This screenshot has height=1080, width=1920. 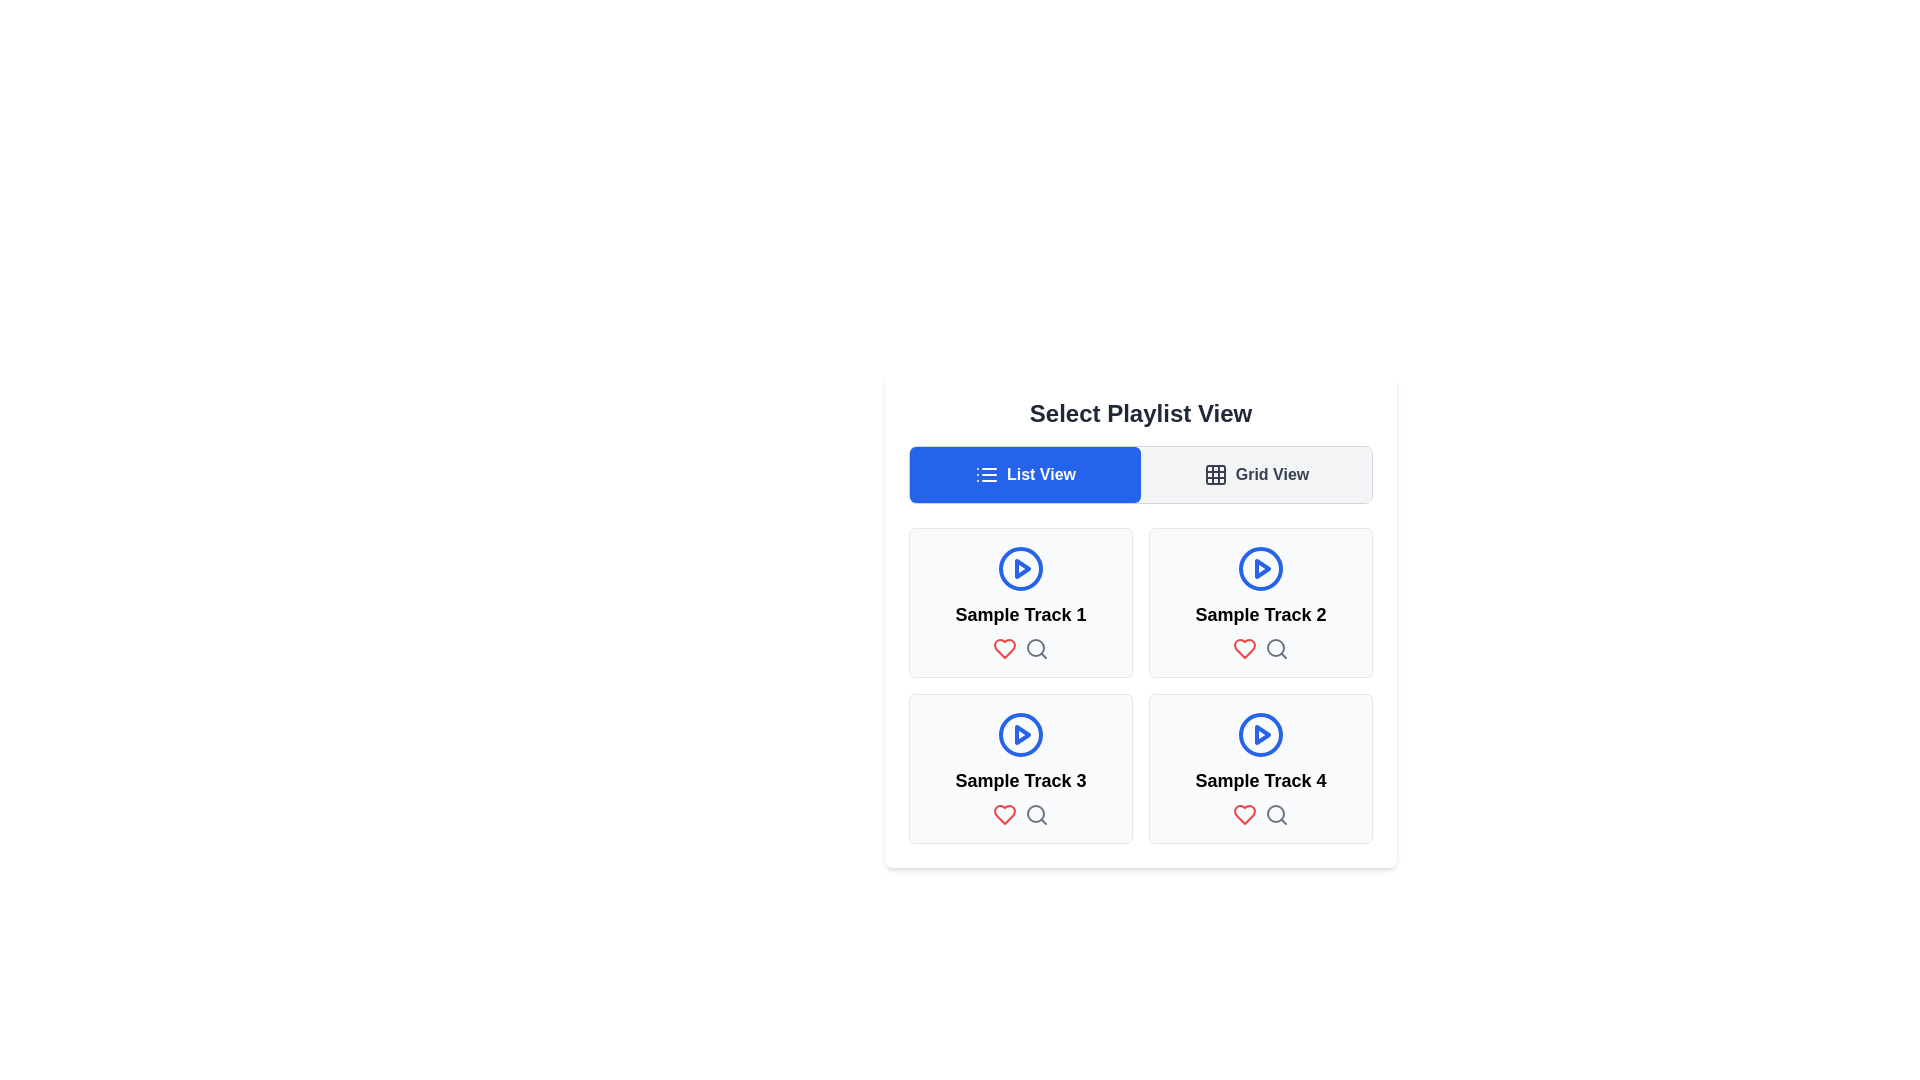 I want to click on the text label that displays the title or name of the track in the top-left card of the four-card grid, positioned below the circular play button and above the heart and magnifying glass icons, so click(x=1021, y=613).